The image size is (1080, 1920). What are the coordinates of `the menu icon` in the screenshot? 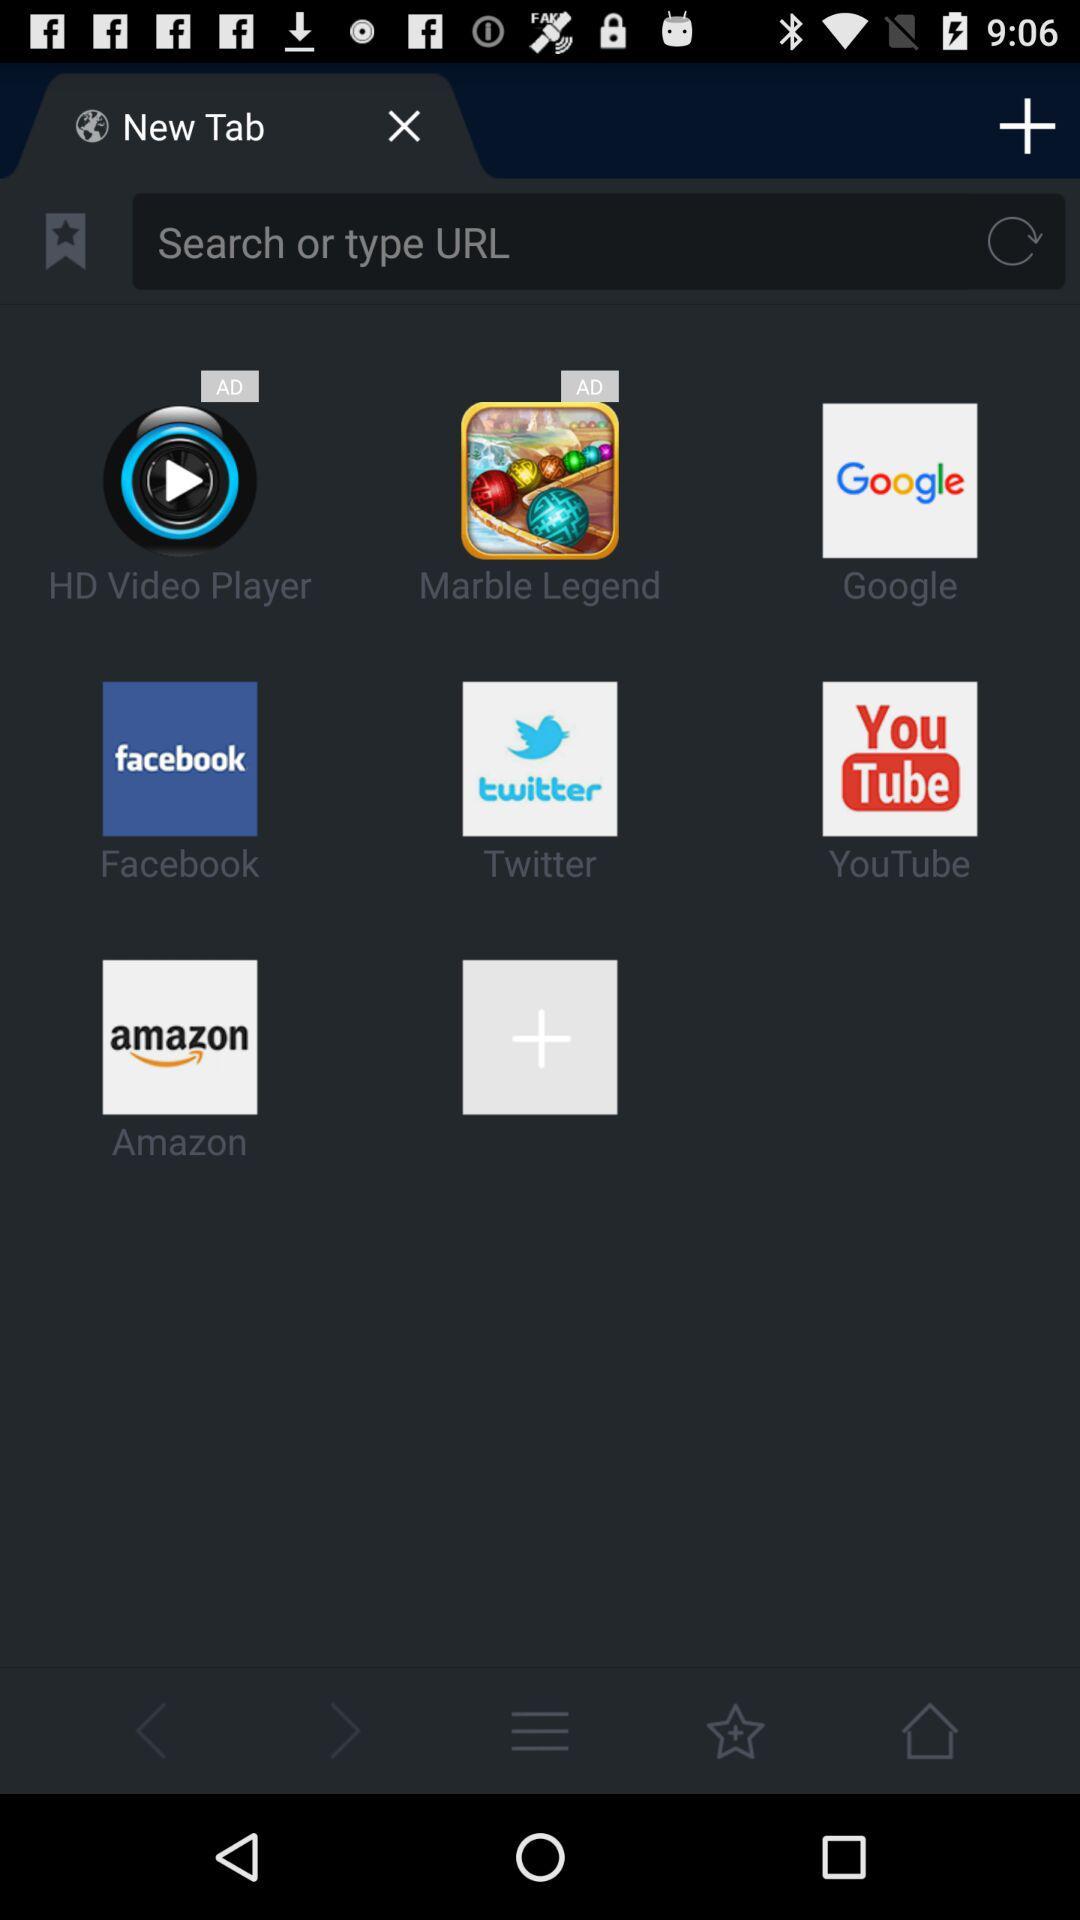 It's located at (540, 1851).